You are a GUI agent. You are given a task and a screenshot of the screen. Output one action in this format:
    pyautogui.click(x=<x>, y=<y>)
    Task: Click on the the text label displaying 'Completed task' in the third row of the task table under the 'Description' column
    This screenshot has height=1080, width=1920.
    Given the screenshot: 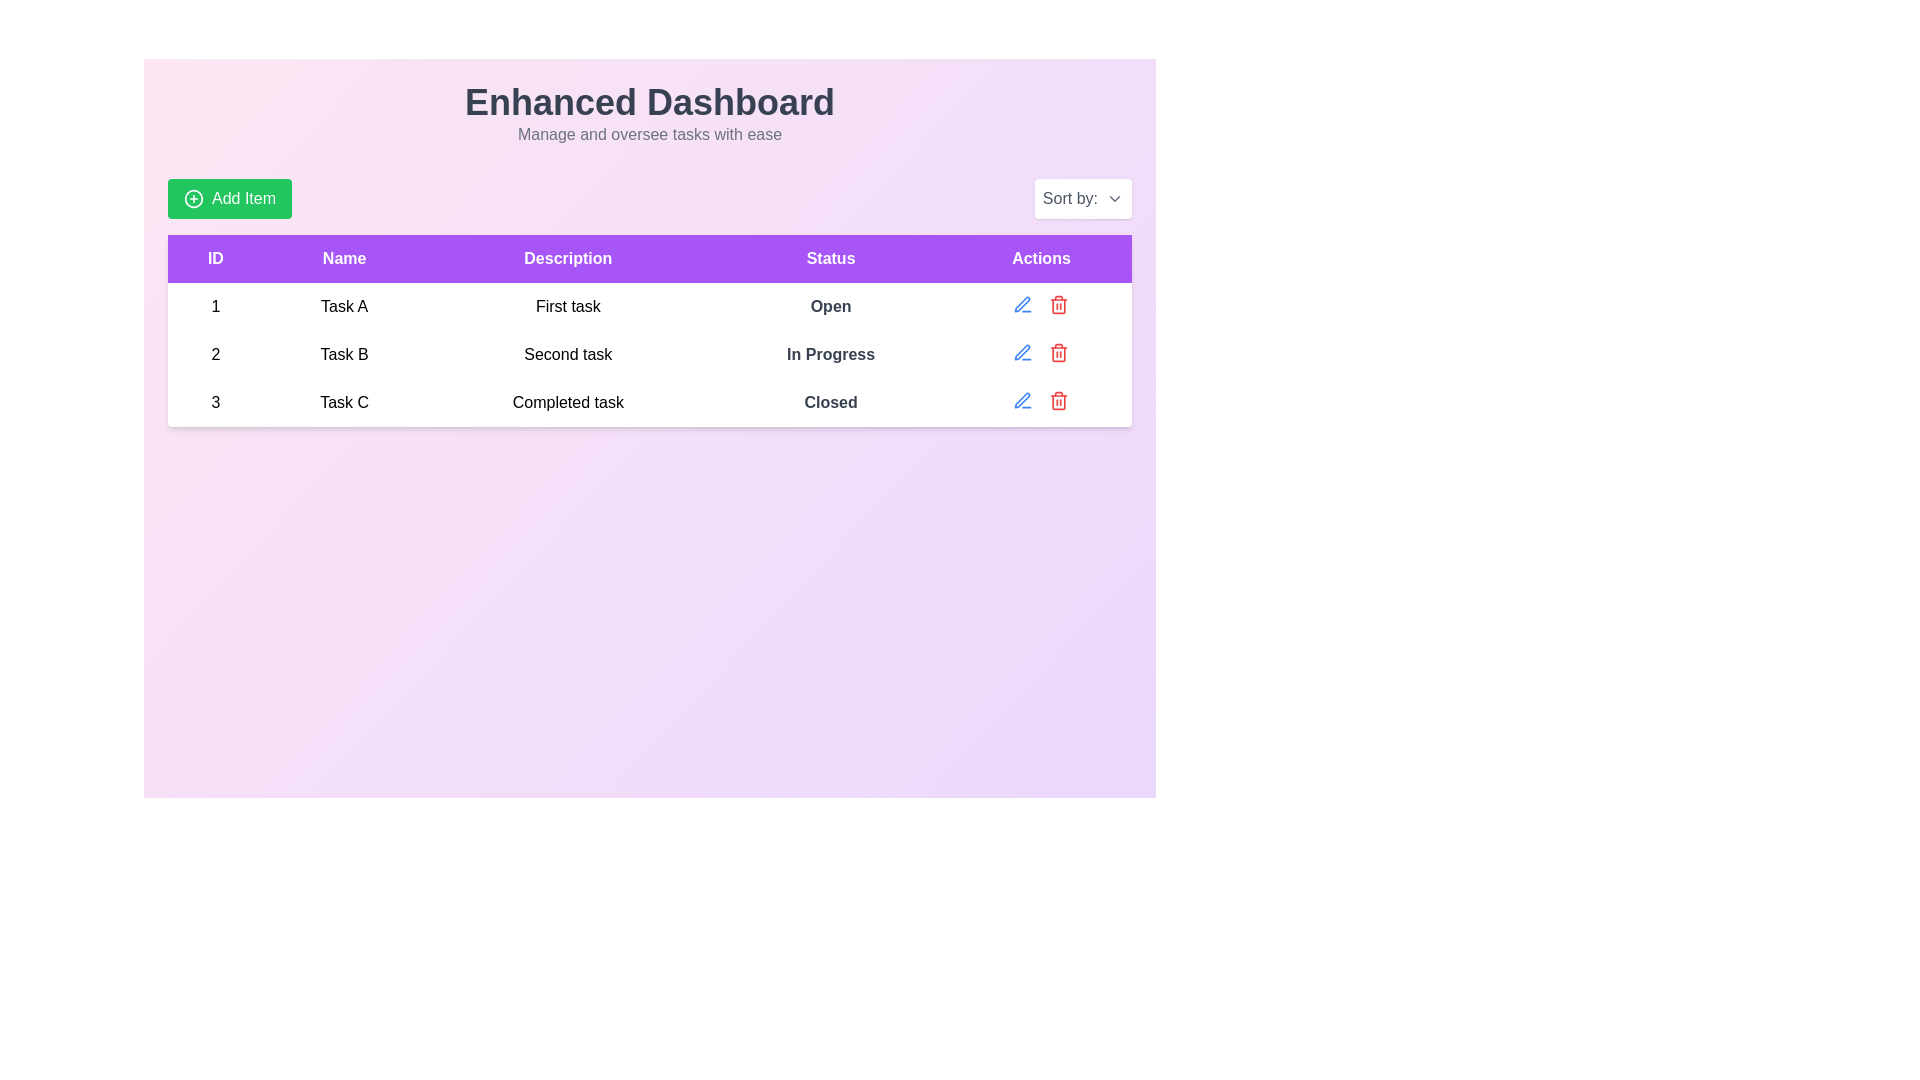 What is the action you would take?
    pyautogui.click(x=567, y=402)
    